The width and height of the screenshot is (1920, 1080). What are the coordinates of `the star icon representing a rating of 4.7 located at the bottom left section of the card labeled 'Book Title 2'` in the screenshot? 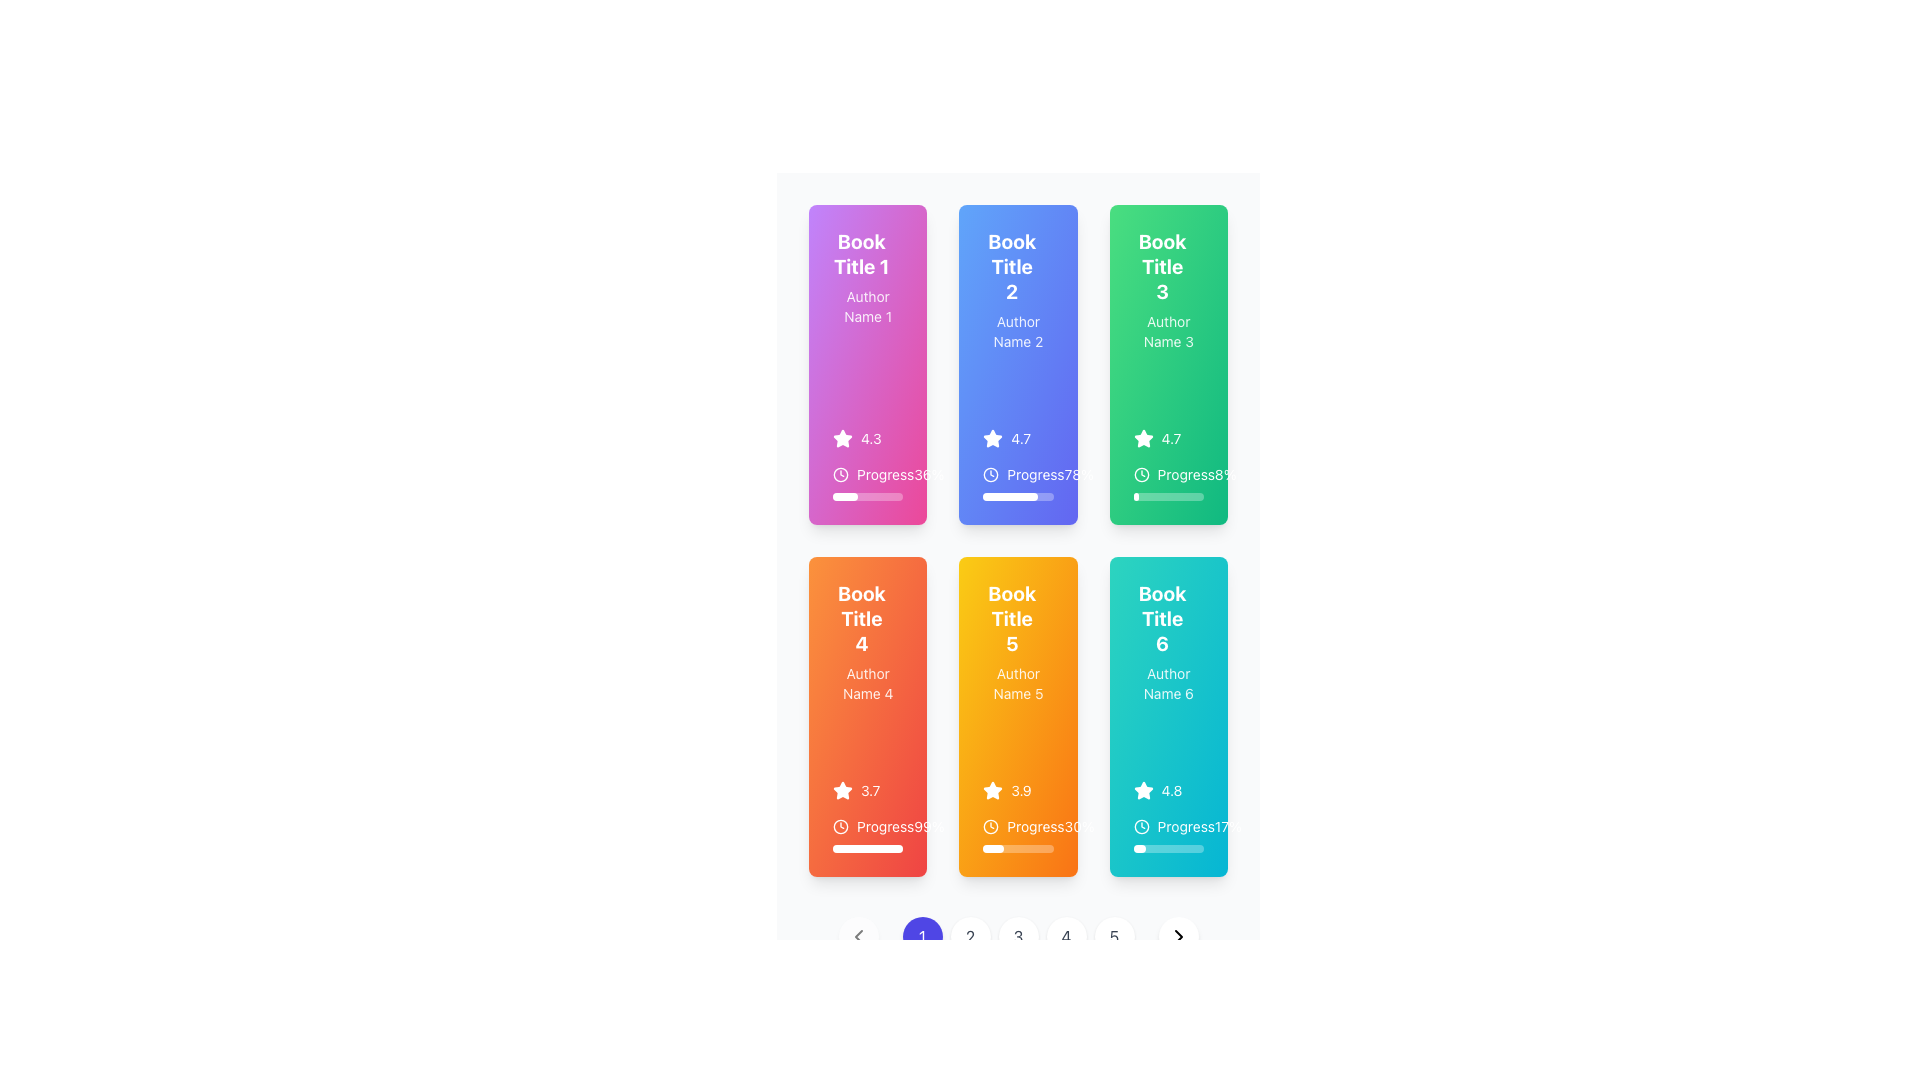 It's located at (993, 438).